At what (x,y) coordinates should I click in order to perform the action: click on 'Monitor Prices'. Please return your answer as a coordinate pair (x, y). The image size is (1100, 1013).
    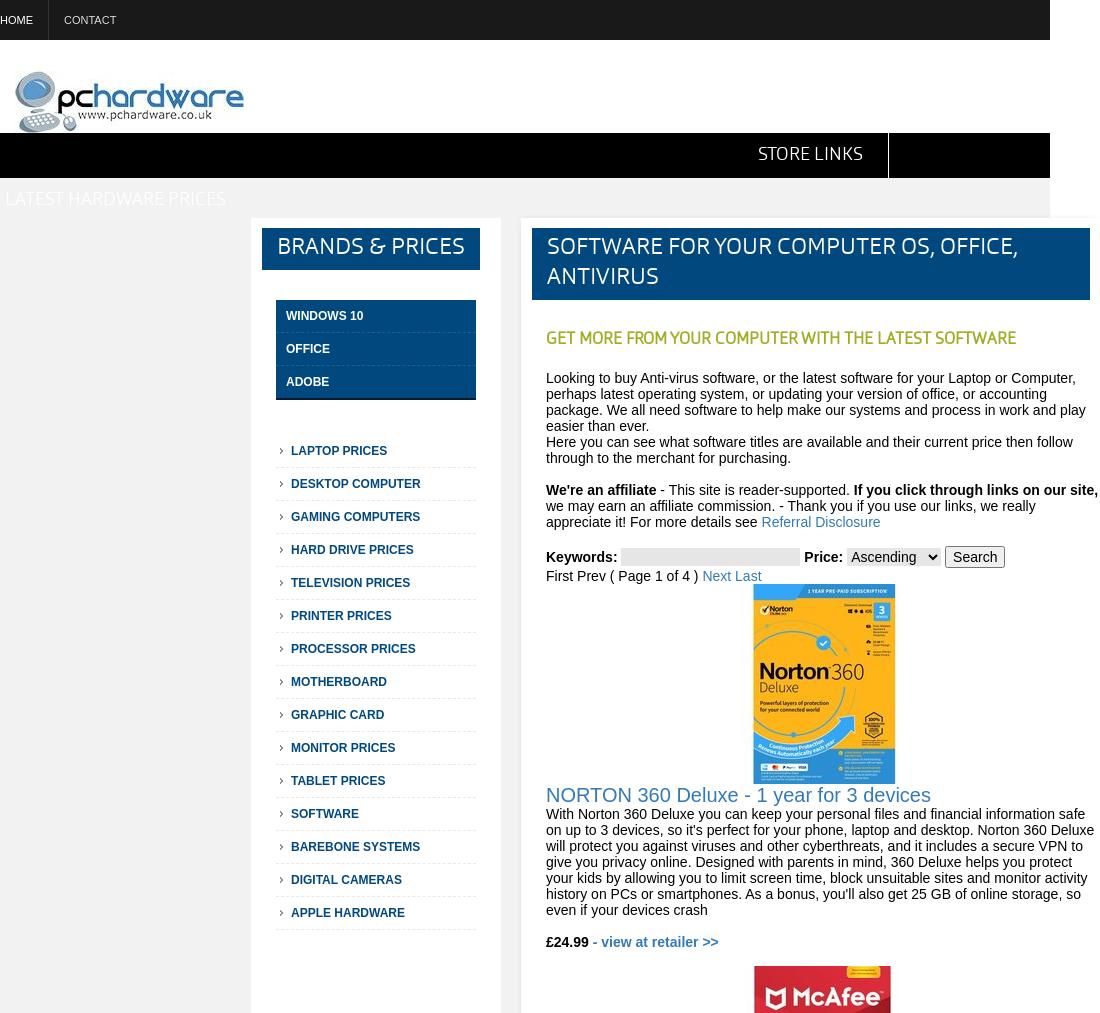
    Looking at the image, I should click on (341, 747).